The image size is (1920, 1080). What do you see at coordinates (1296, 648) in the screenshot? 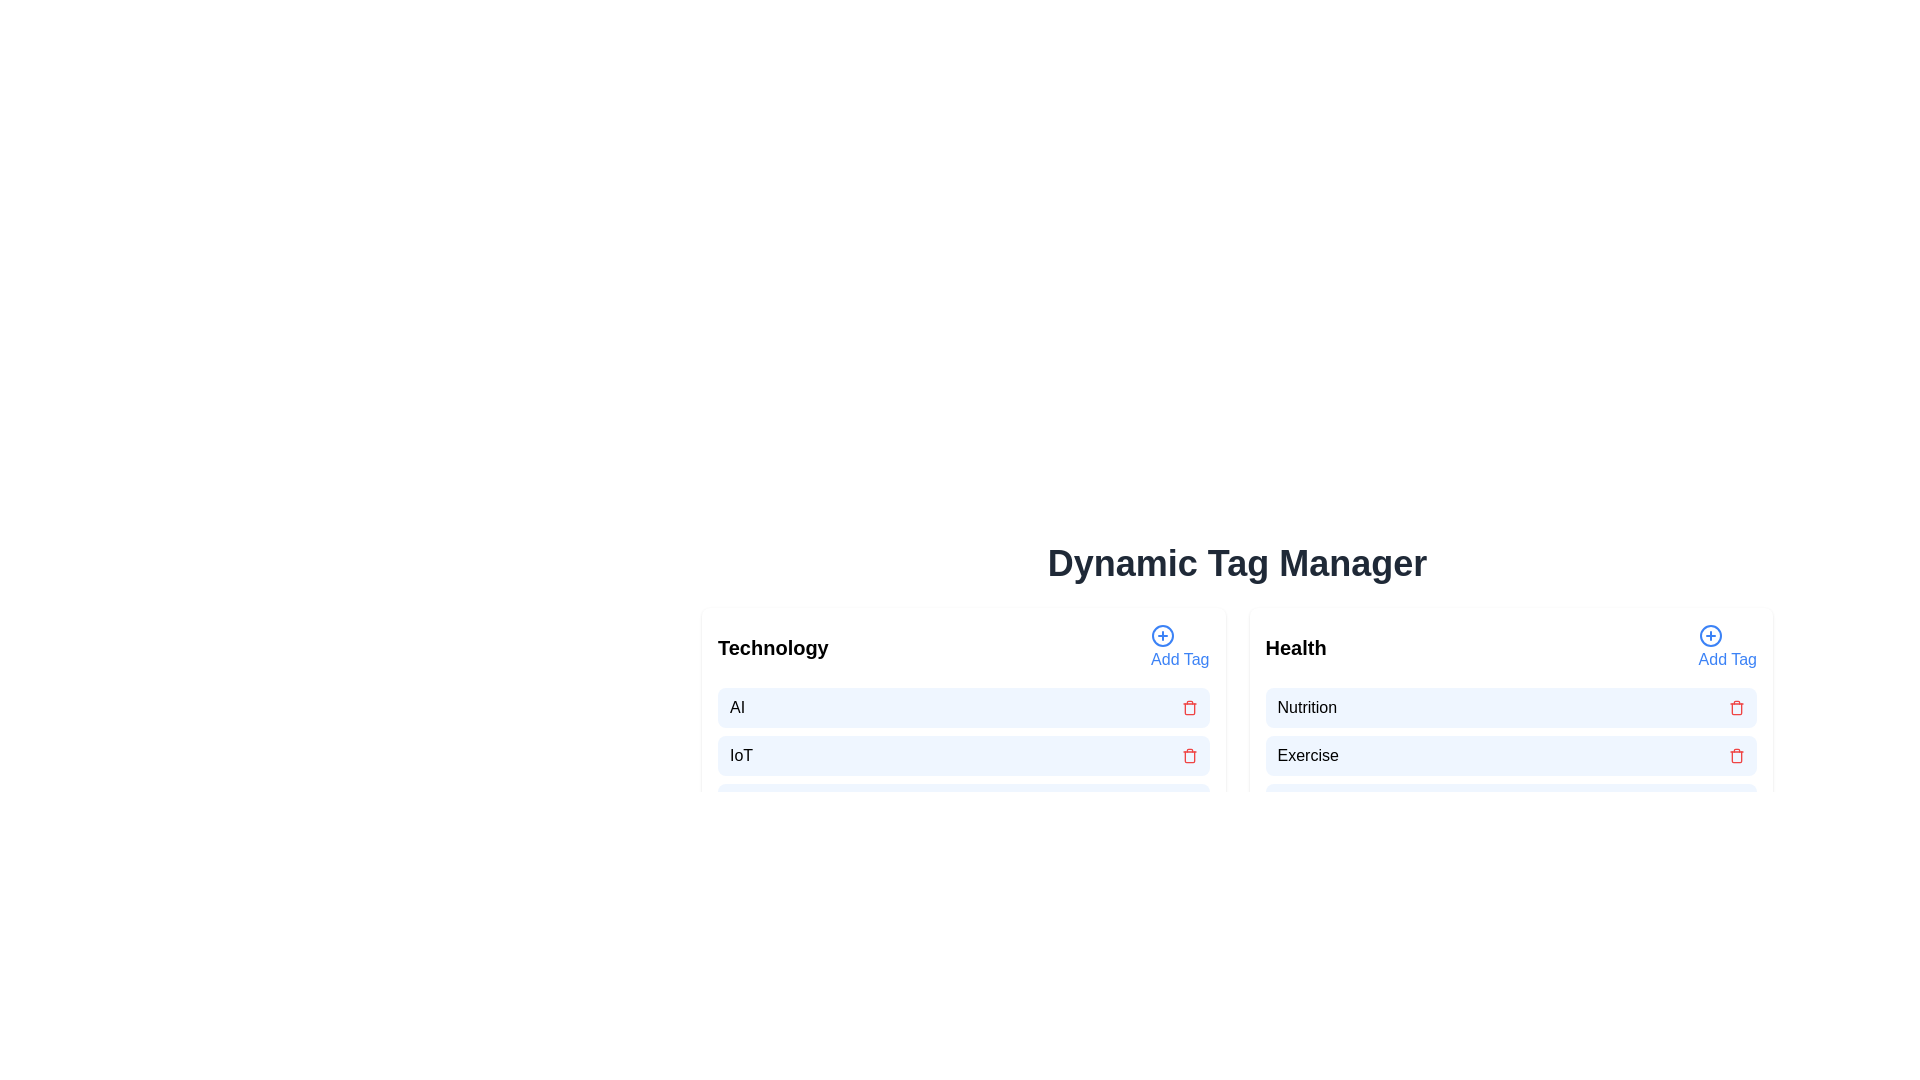
I see `the text label indicating 'Health', which serves as a header for the category under 'Dynamic Tag Manager'` at bounding box center [1296, 648].